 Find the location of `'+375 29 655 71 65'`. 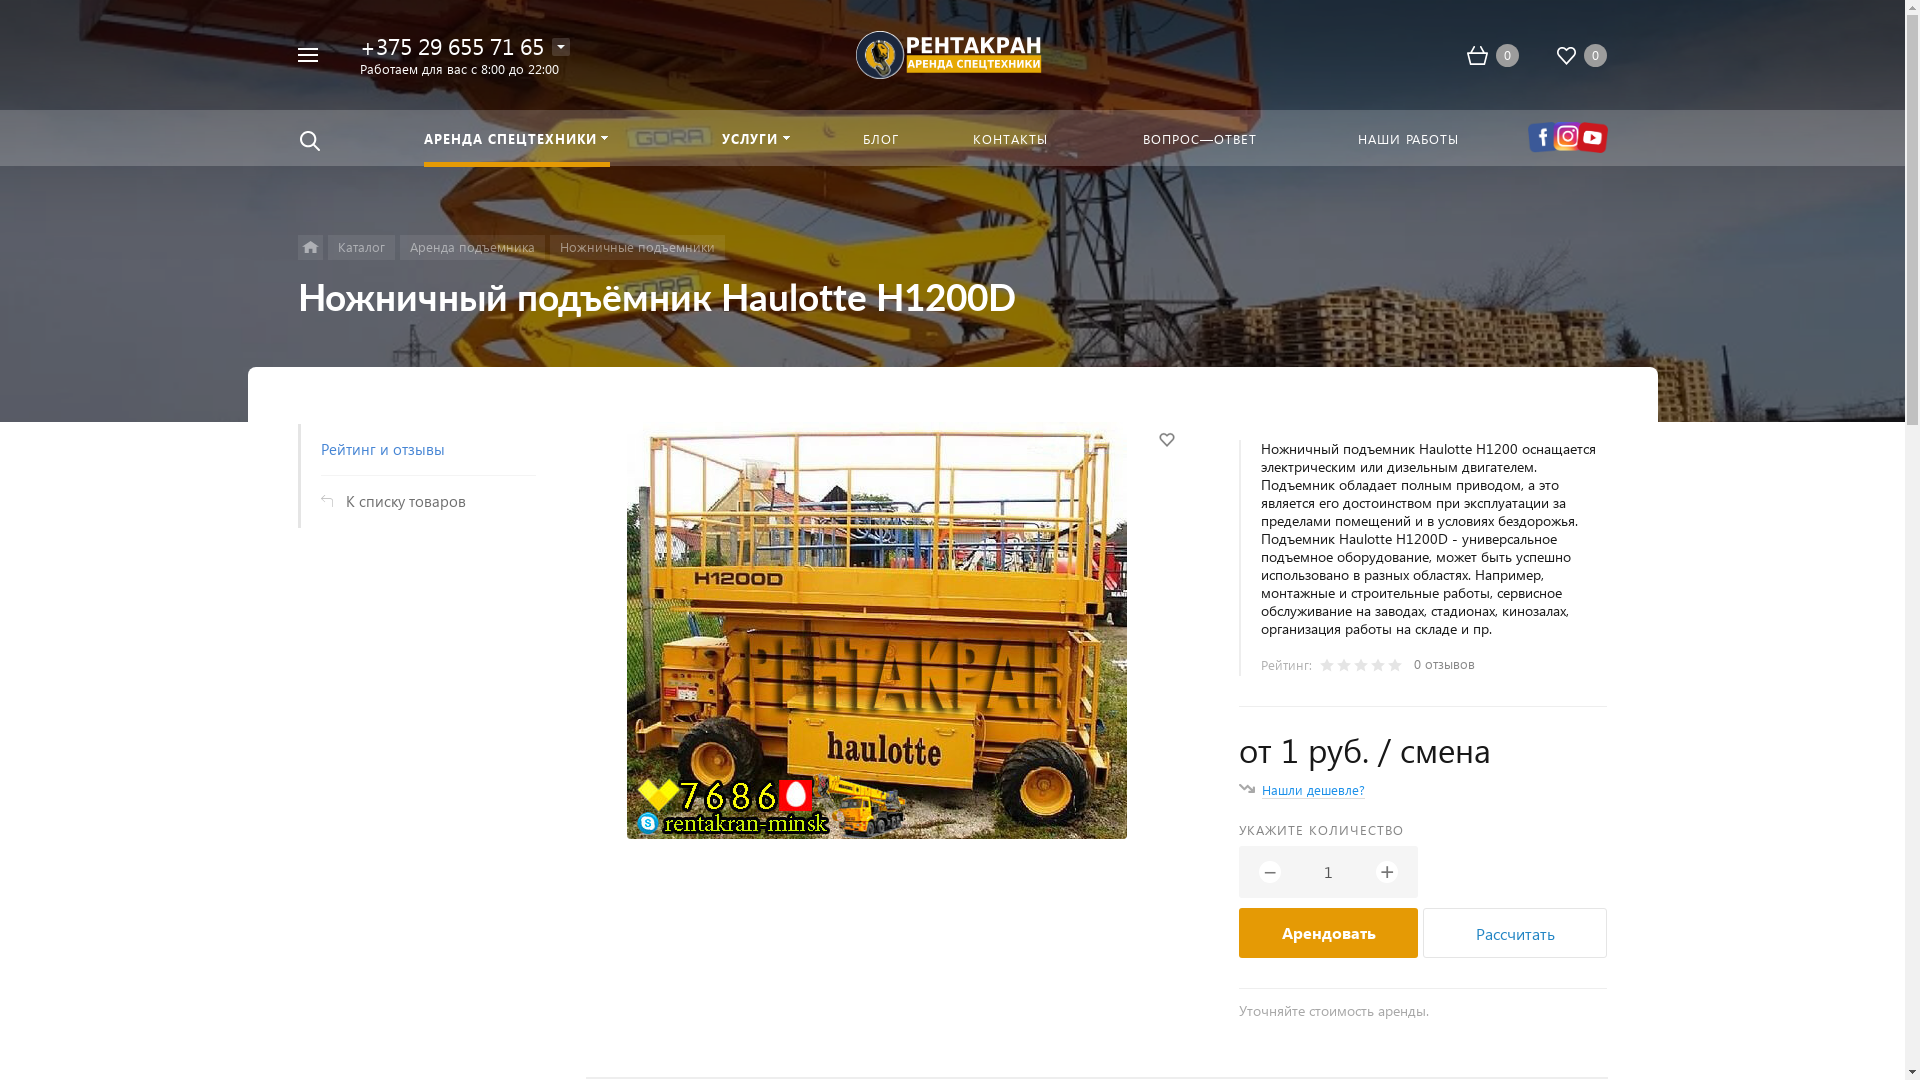

'+375 29 655 71 65' is located at coordinates (450, 45).